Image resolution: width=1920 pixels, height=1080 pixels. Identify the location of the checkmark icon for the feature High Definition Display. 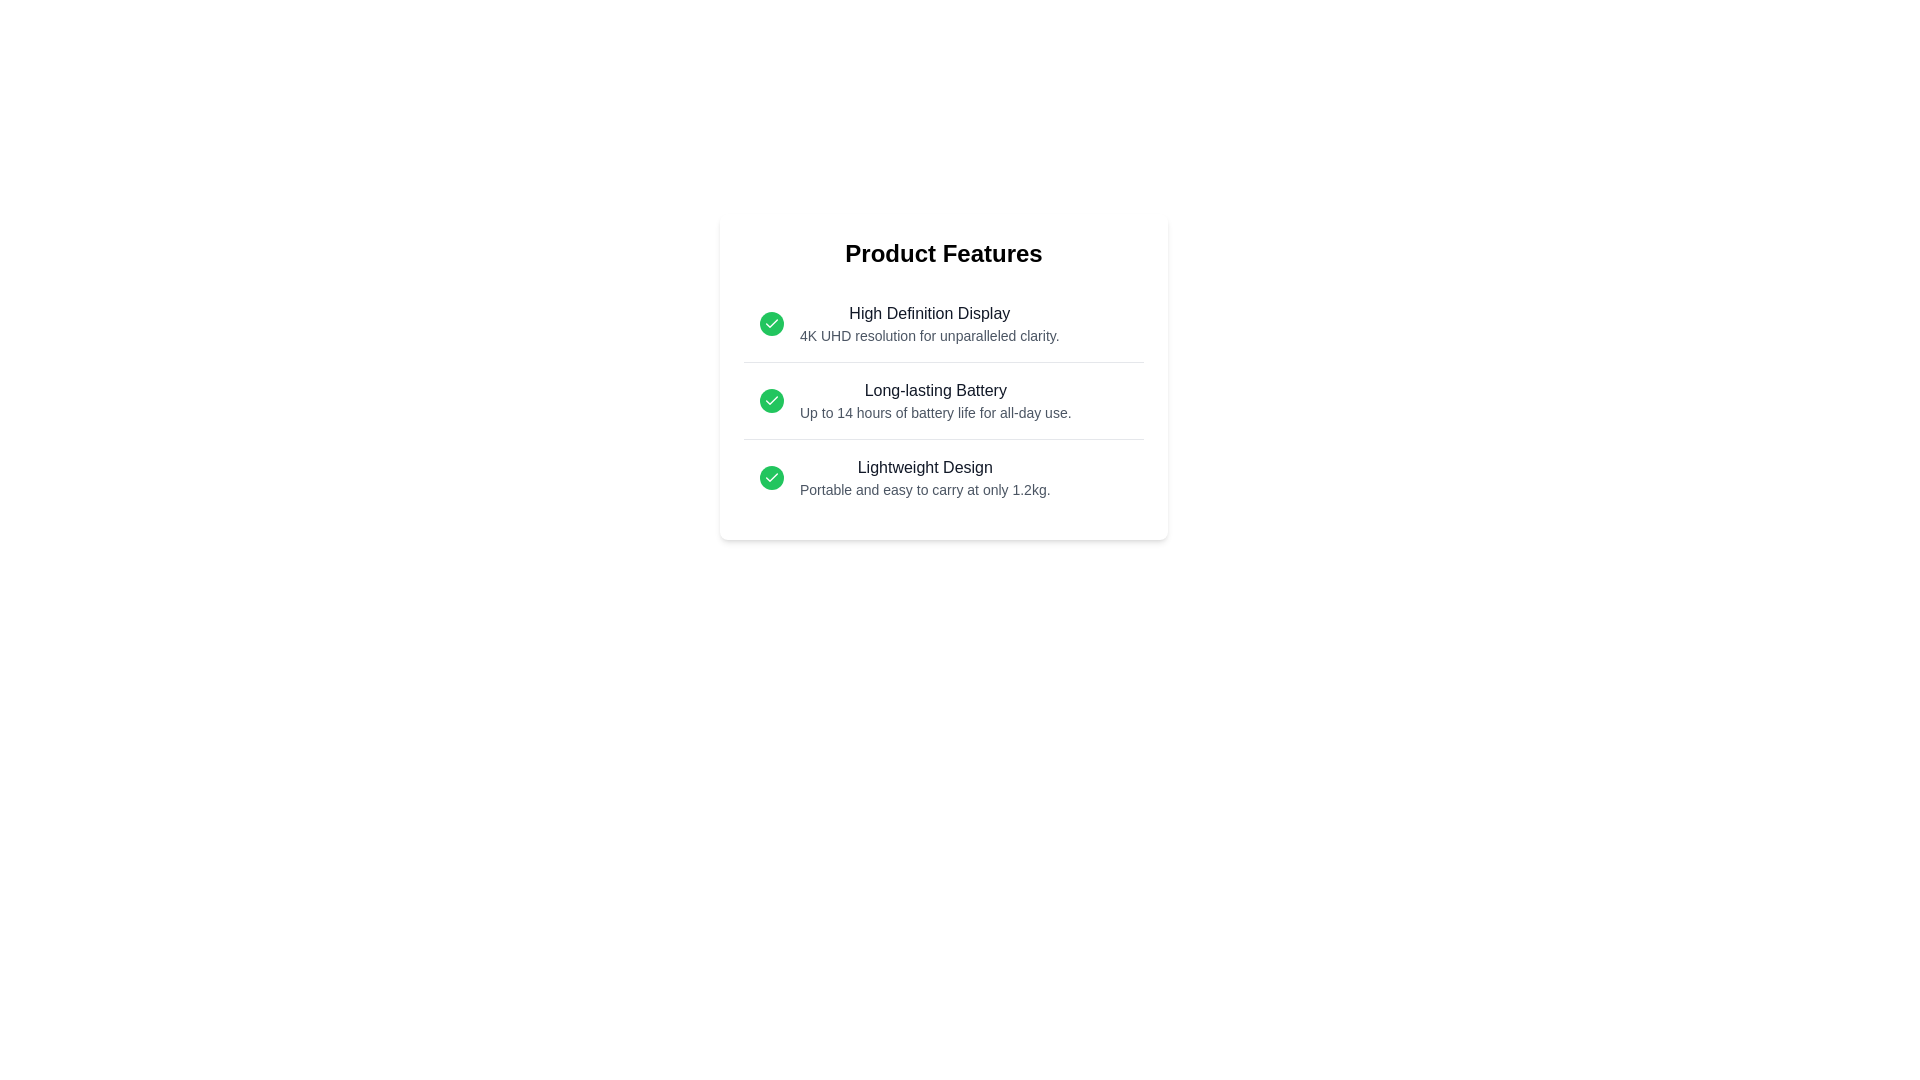
(771, 323).